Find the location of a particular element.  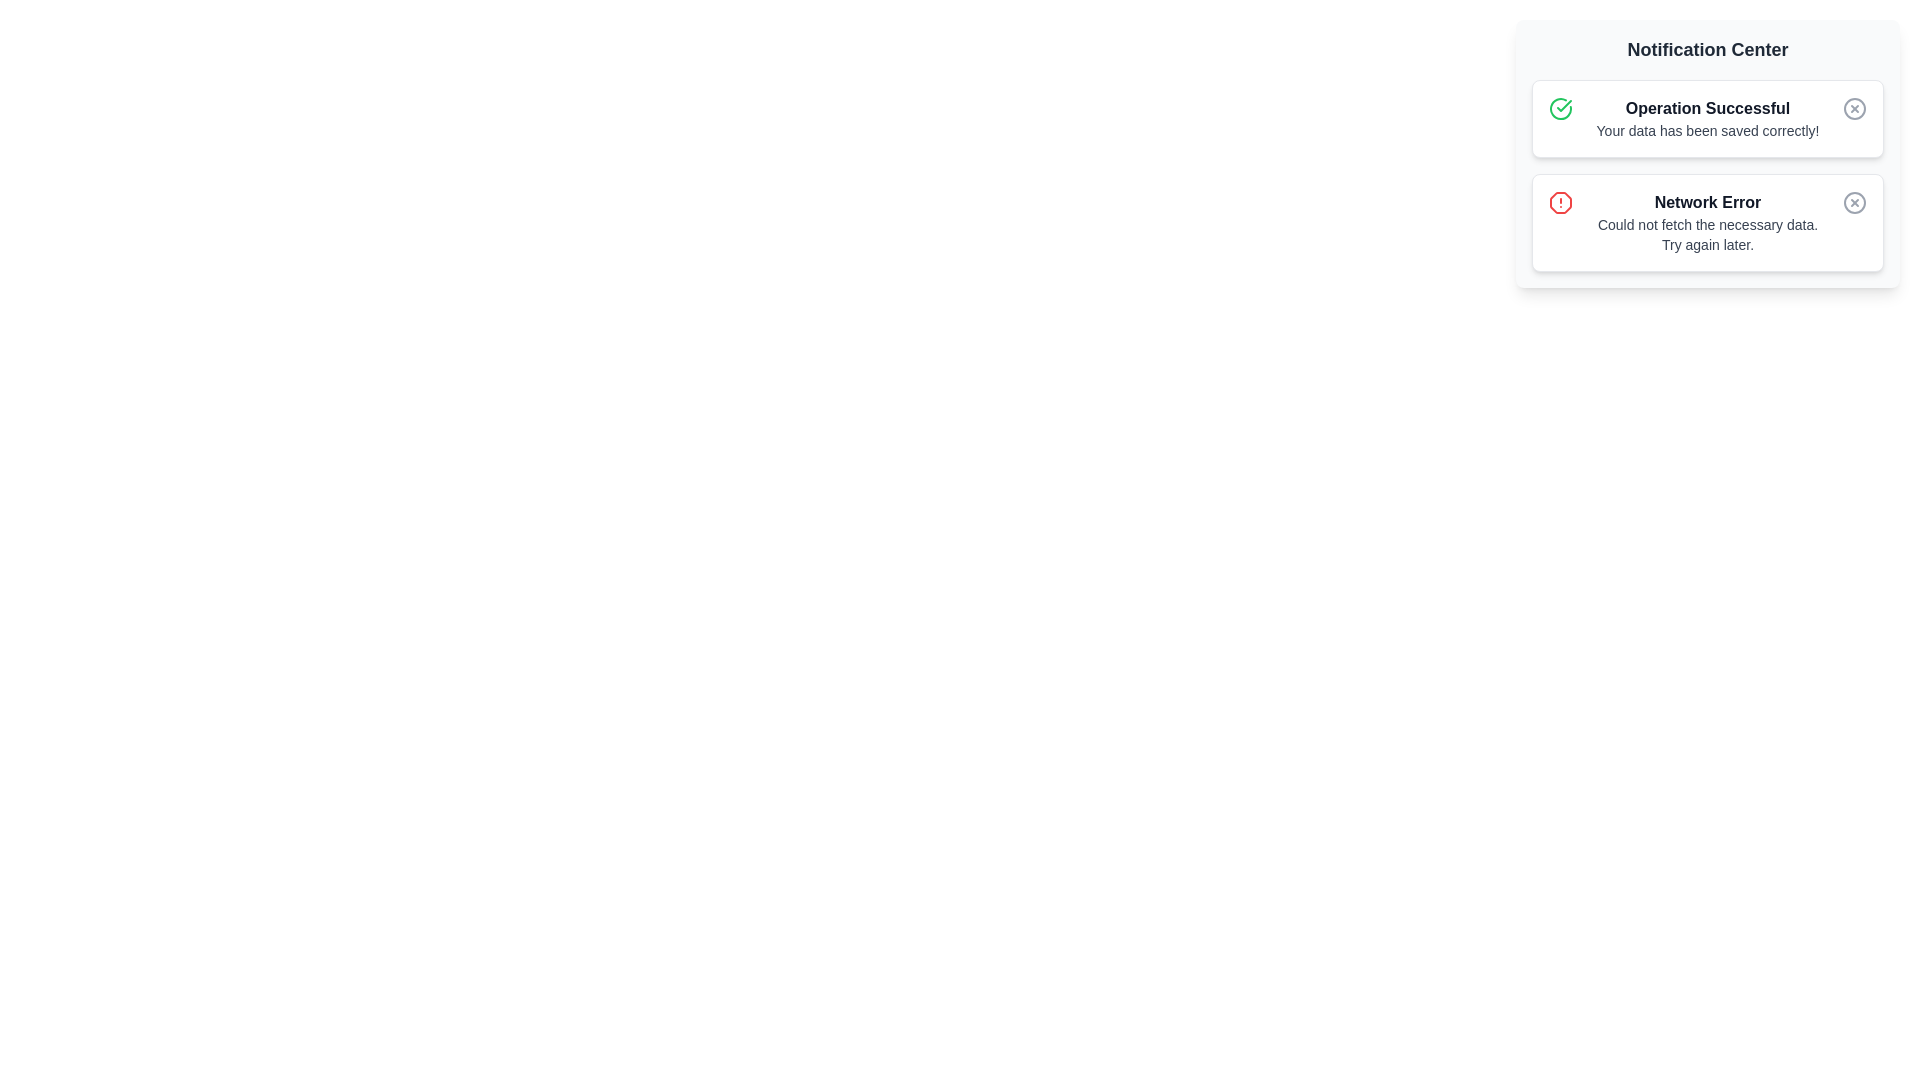

the circular icon with a green border and a checkmark in the center, located in the top-left corner of the 'Operation Successful' notification card is located at coordinates (1559, 108).